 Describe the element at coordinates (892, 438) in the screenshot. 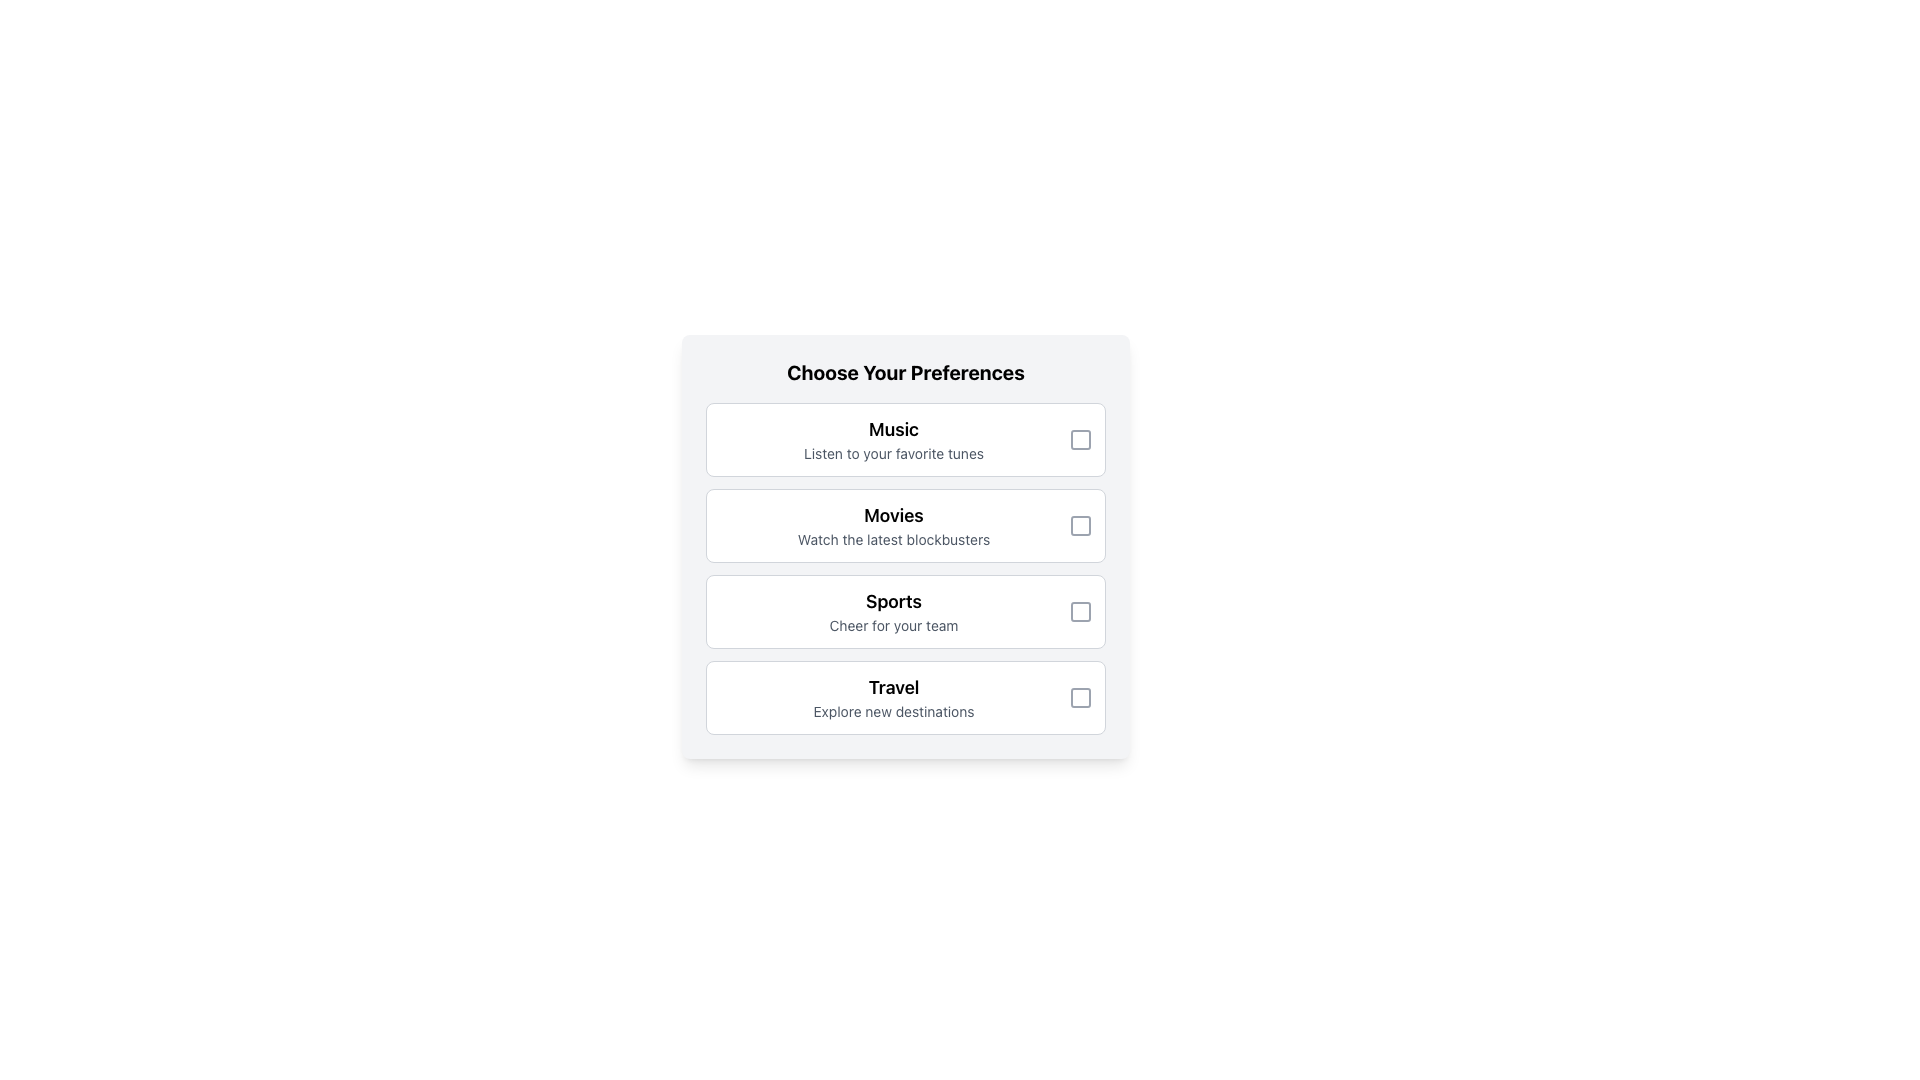

I see `the label component for the music preference option, which includes the title 'Music' and descriptive text, located within the first preference card beneath 'Choose Your Preferences'` at that location.